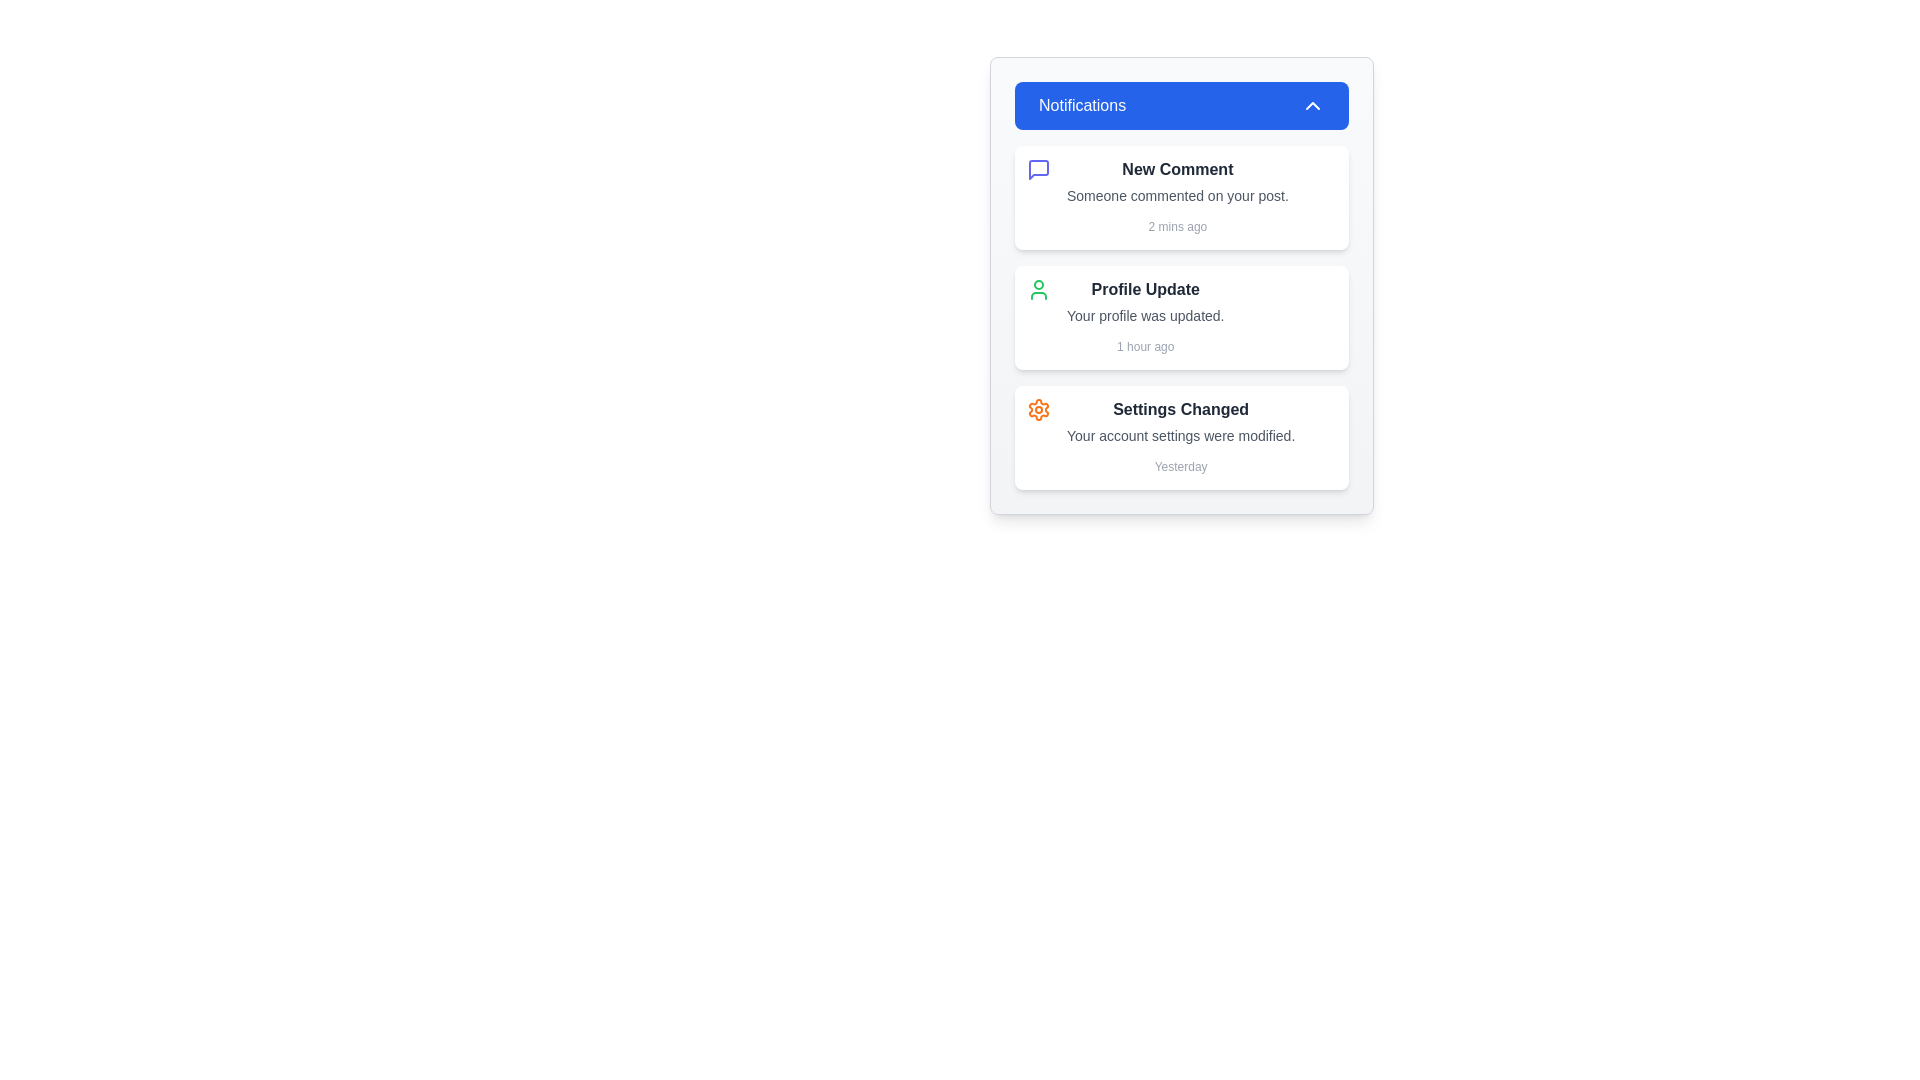 The width and height of the screenshot is (1920, 1080). I want to click on bold text label 'Settings Changed' which is styled in dark gray and is the primary text of the third notification card, so click(1181, 408).